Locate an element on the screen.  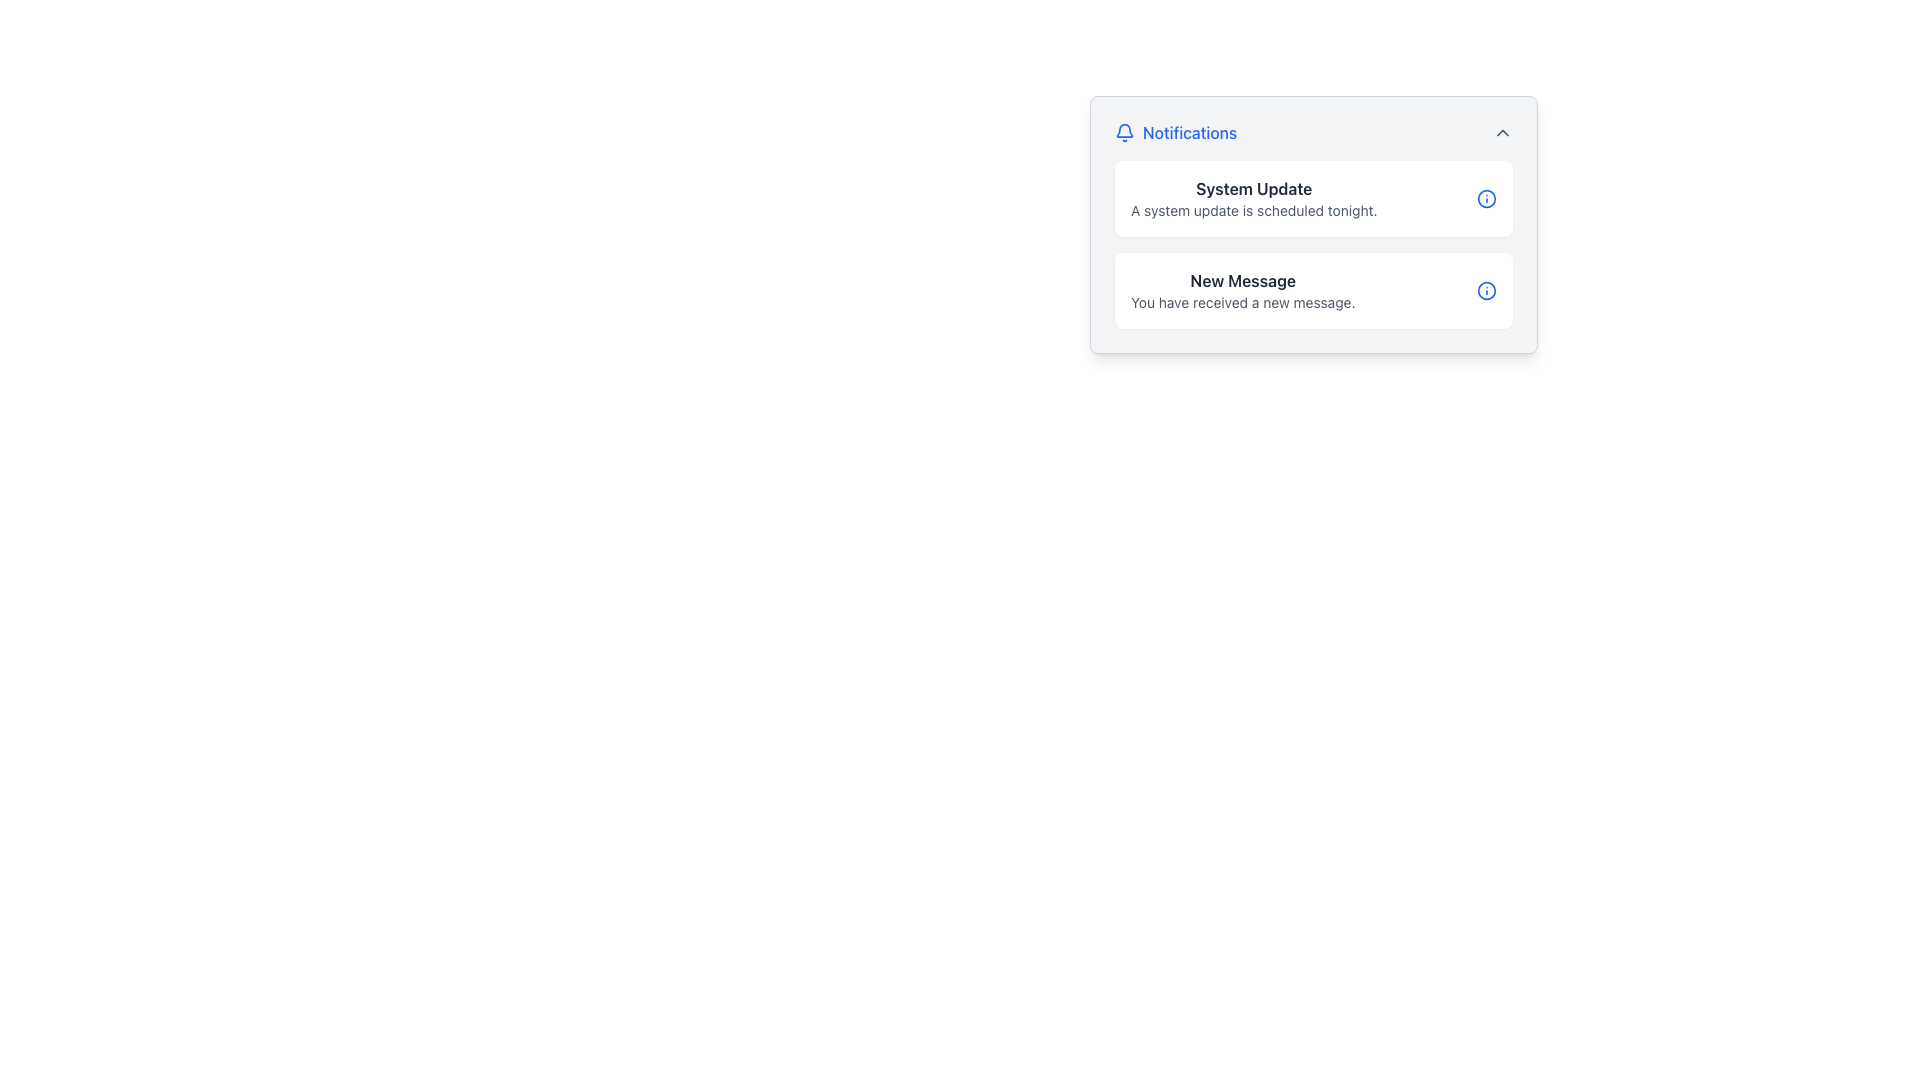
the icon button located at the top right corner of the 'Notifications' card is located at coordinates (1502, 132).